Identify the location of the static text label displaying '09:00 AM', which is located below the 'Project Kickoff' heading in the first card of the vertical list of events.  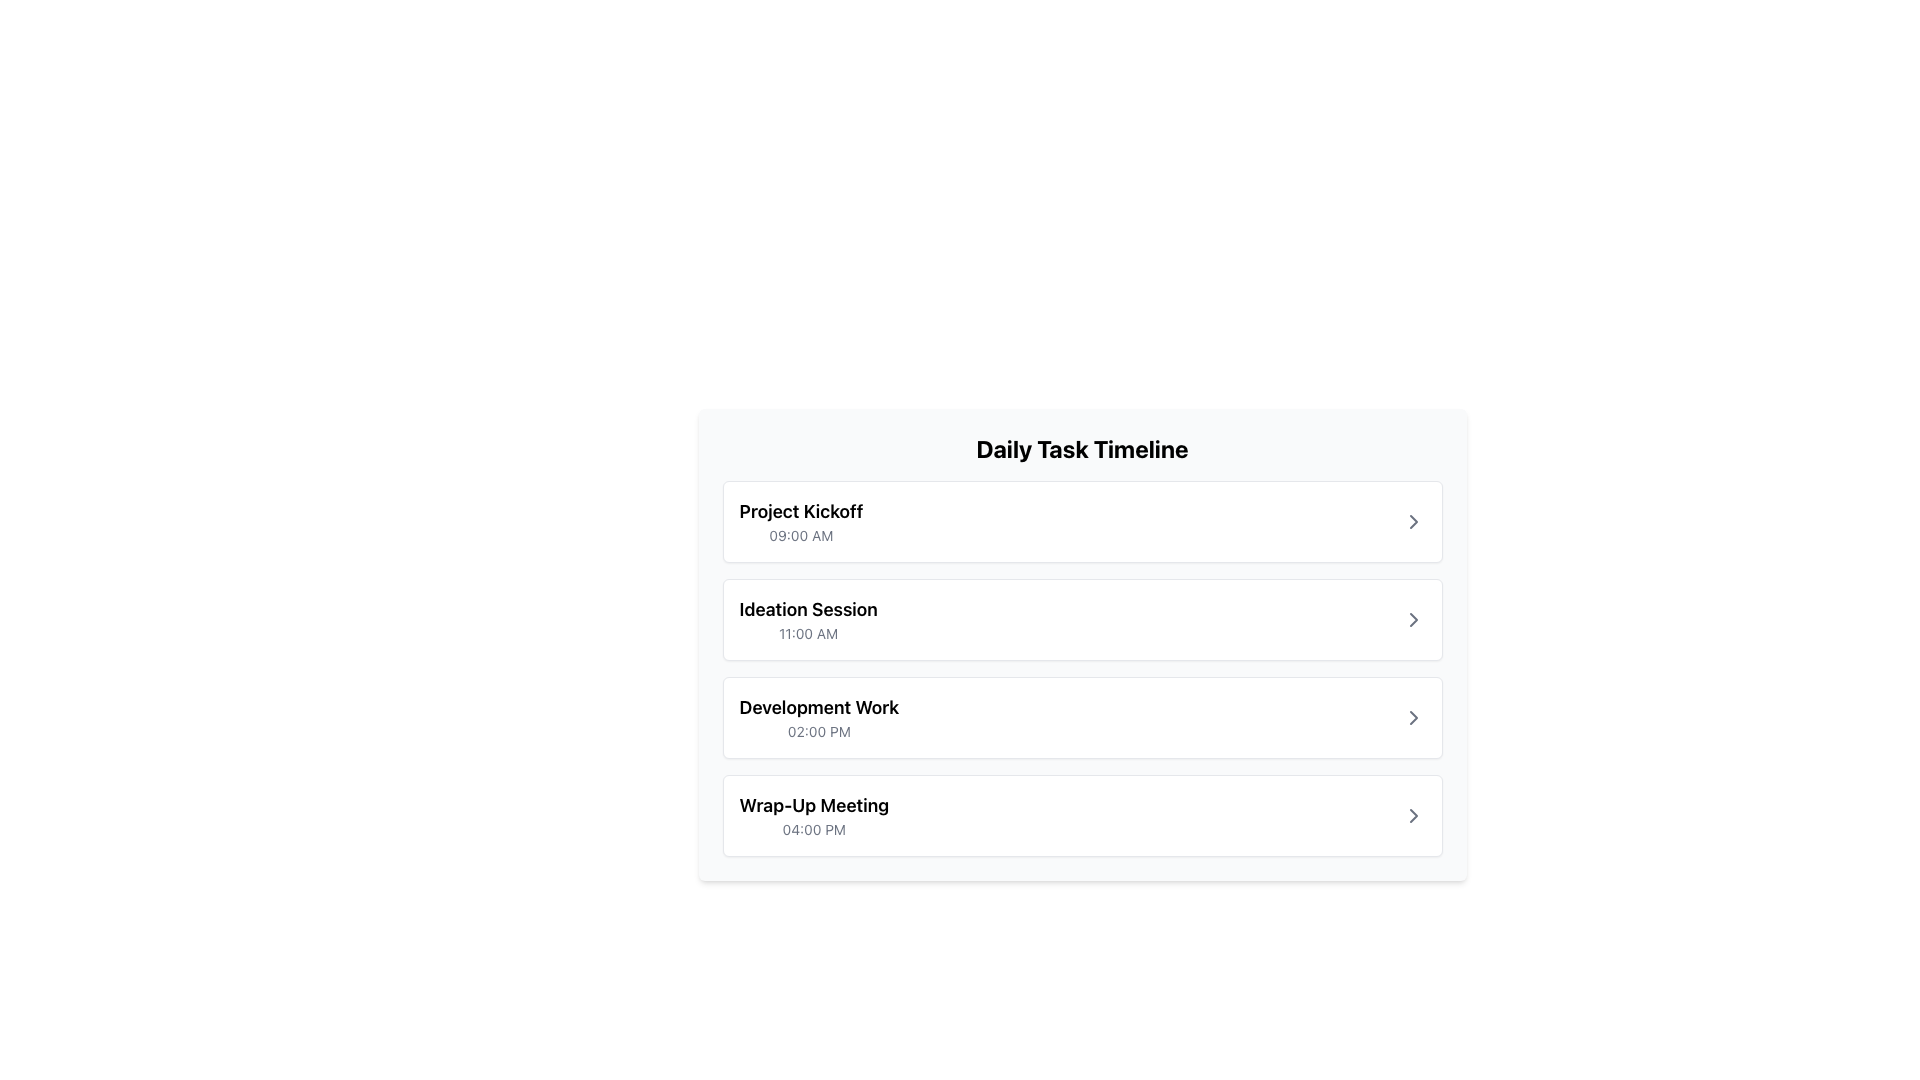
(801, 535).